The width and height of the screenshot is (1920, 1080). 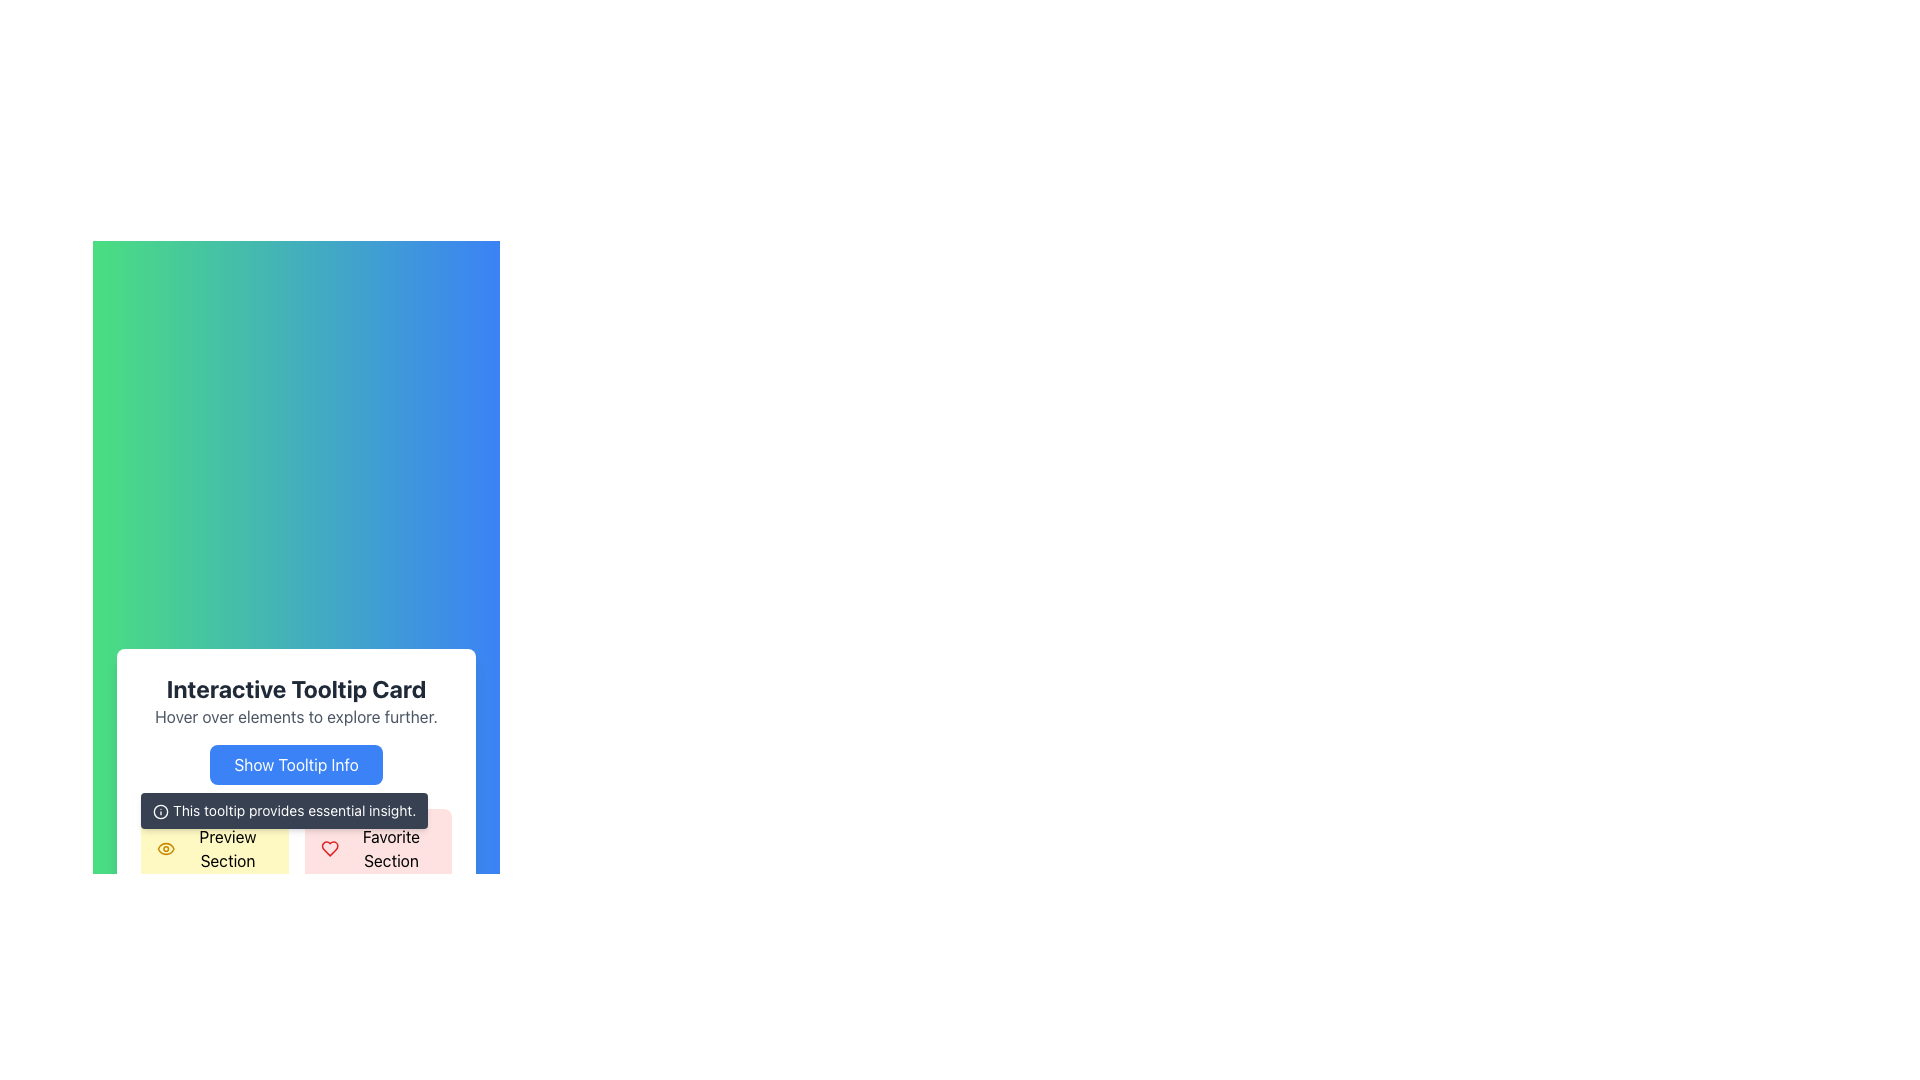 What do you see at coordinates (295, 817) in the screenshot?
I see `the tooltip message with dark gray background and white text that reads 'This tooltip provides essential insight.' located beneath the blue button labeled 'Show Tooltip Info'` at bounding box center [295, 817].